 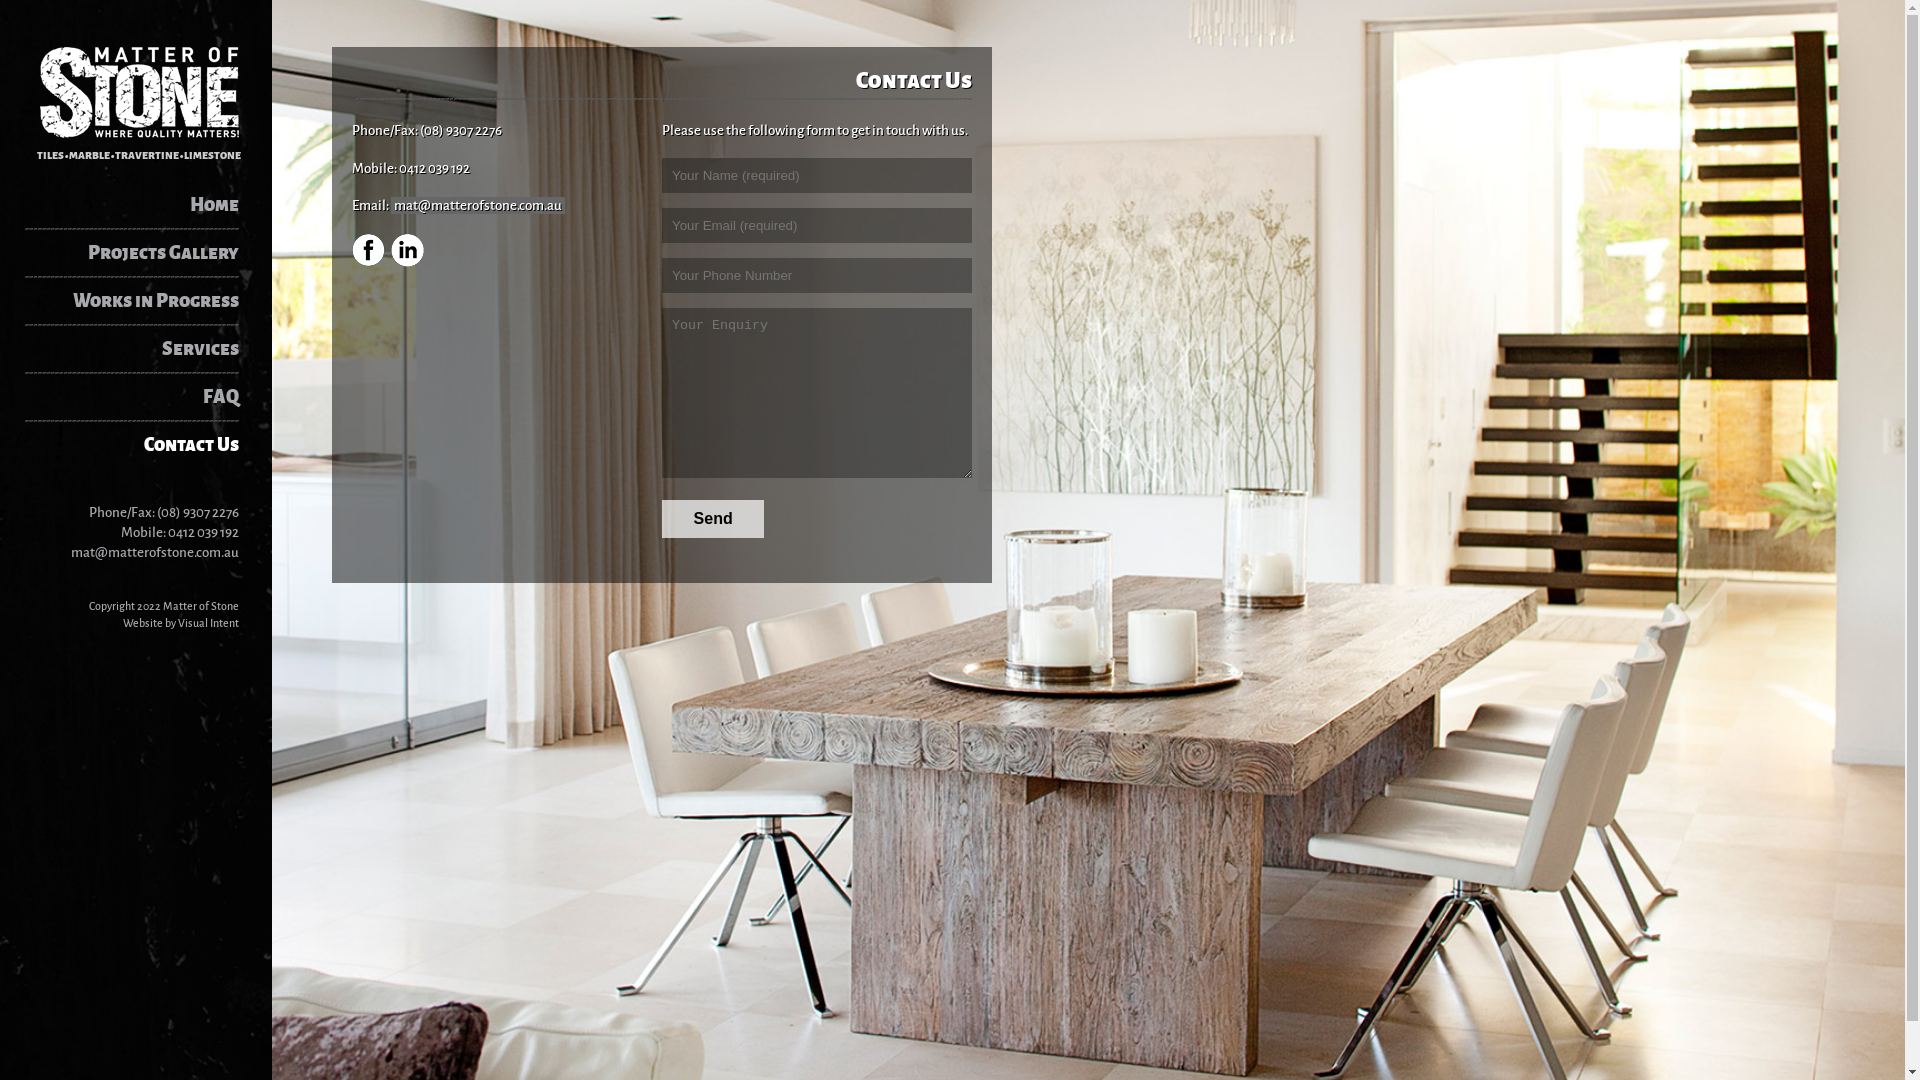 What do you see at coordinates (142, 252) in the screenshot?
I see `'Projects Gallery'` at bounding box center [142, 252].